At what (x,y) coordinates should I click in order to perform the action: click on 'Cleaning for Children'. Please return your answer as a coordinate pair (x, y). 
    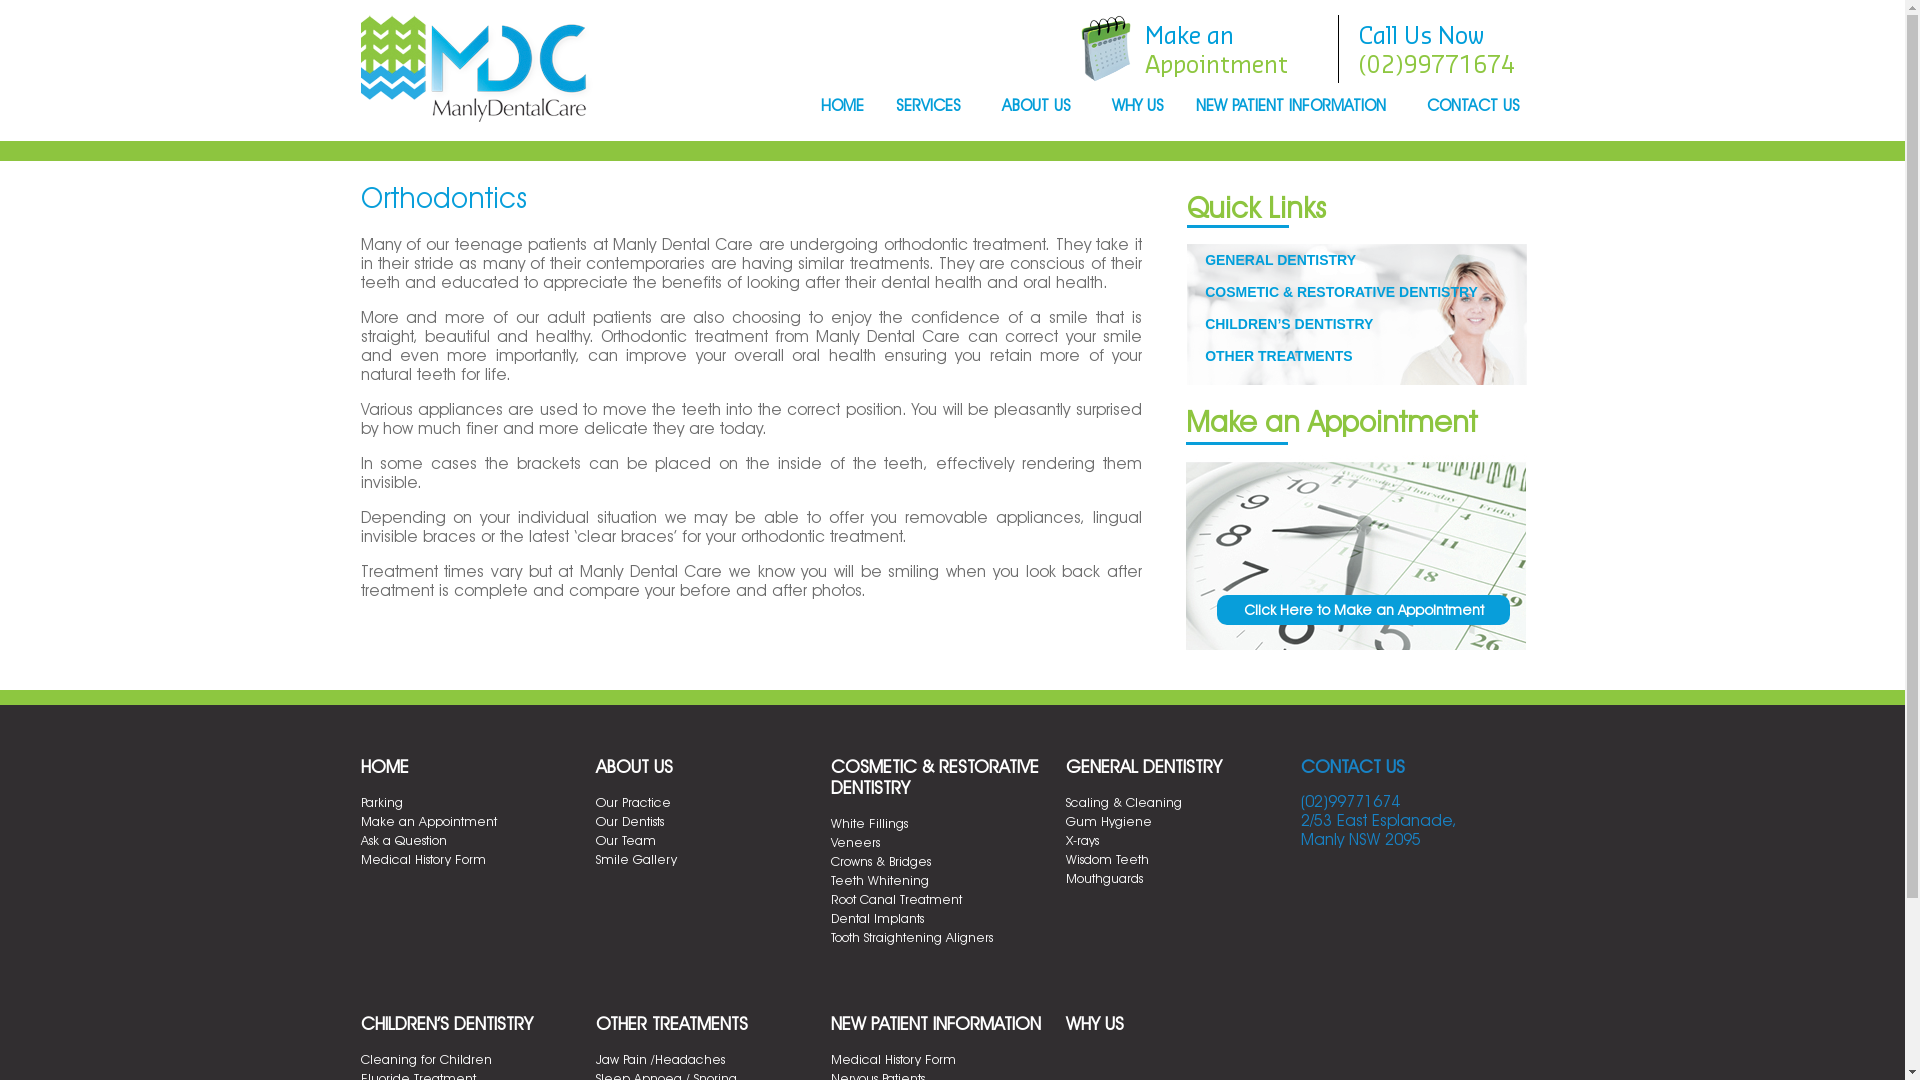
    Looking at the image, I should click on (424, 1058).